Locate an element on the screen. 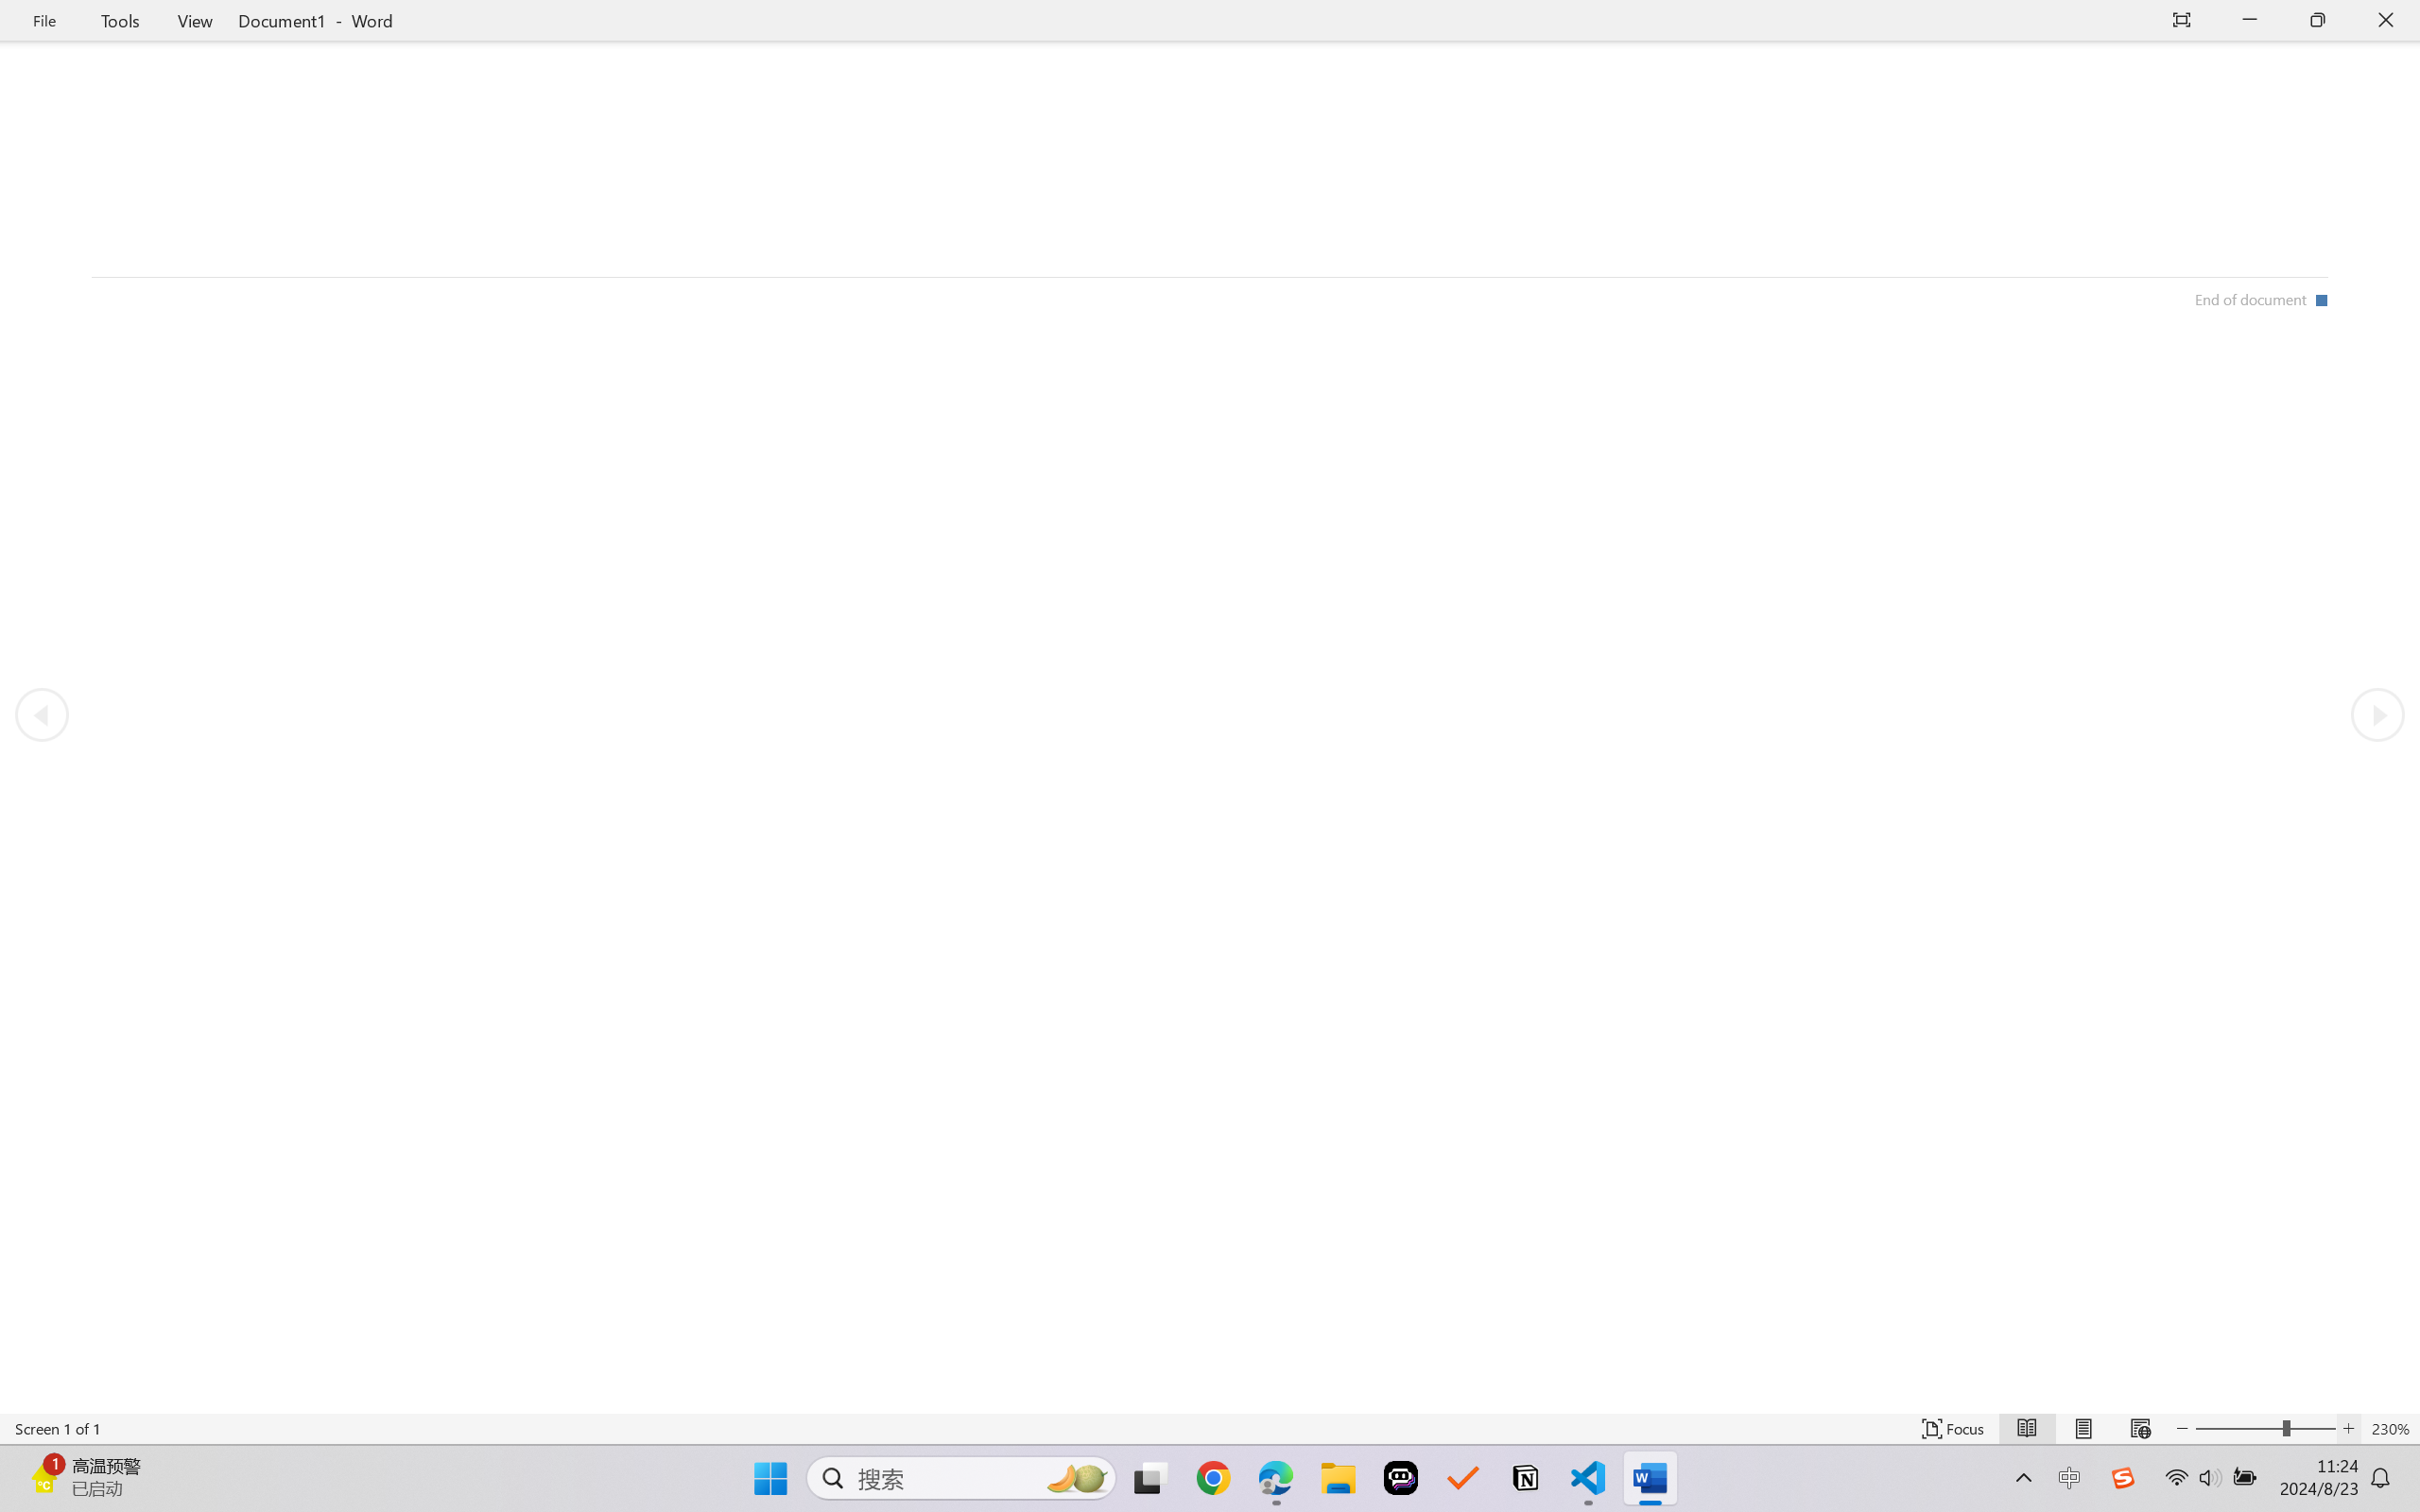 This screenshot has height=1512, width=2420. 'Tools' is located at coordinates (121, 20).